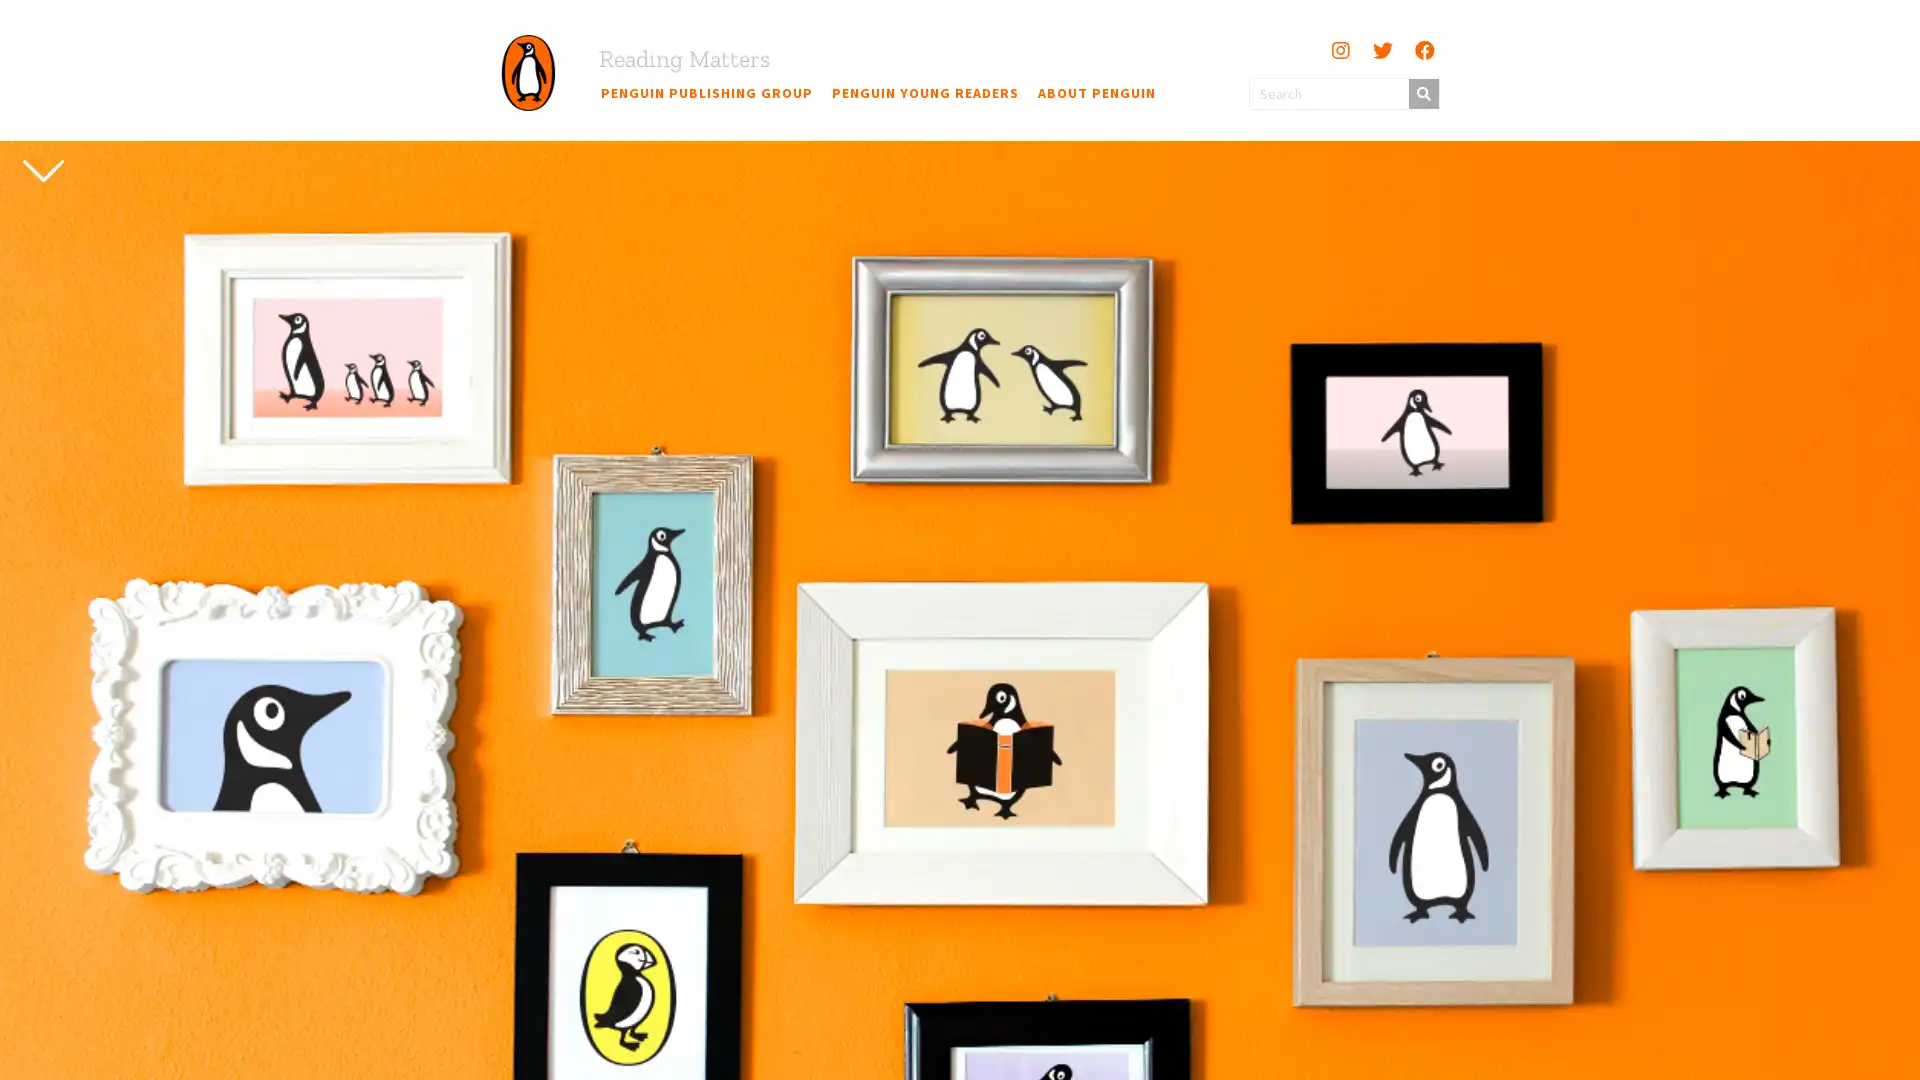  I want to click on Search, so click(1421, 92).